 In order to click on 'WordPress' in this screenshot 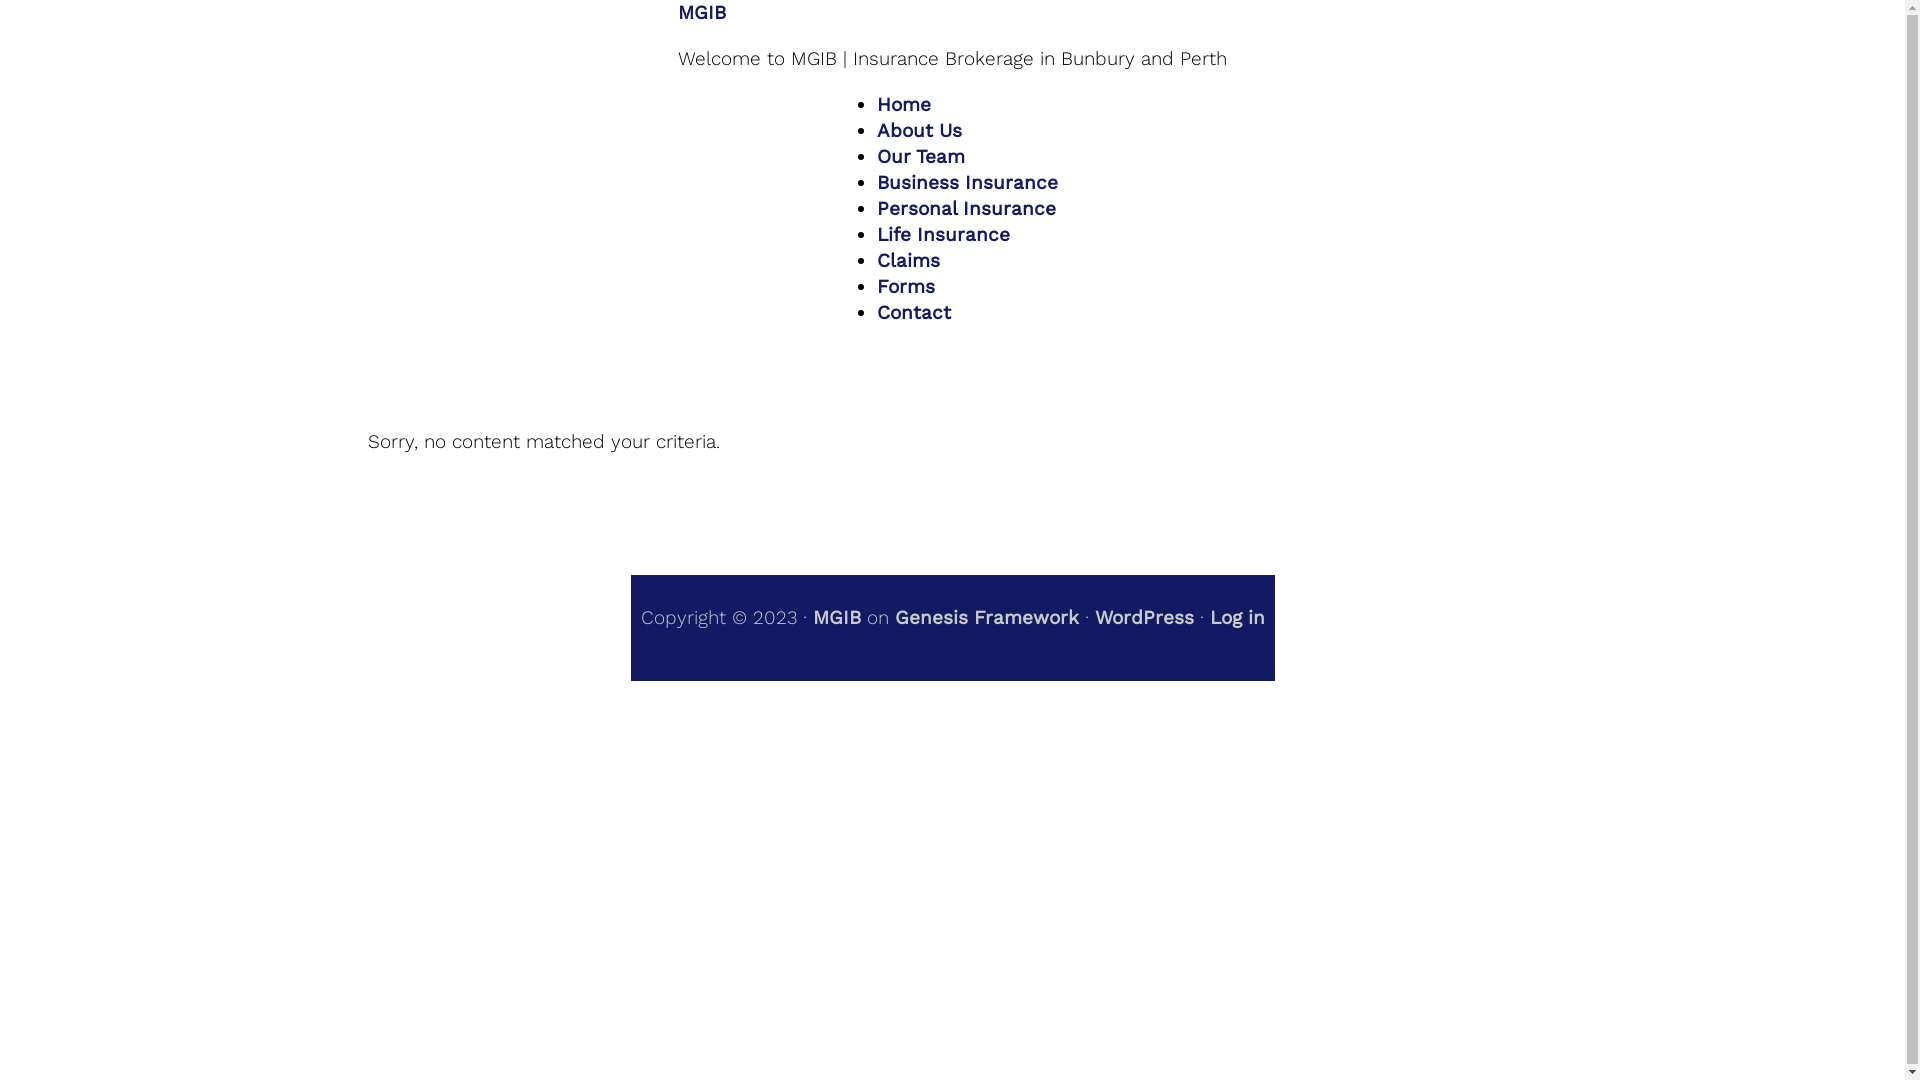, I will do `click(1143, 616)`.